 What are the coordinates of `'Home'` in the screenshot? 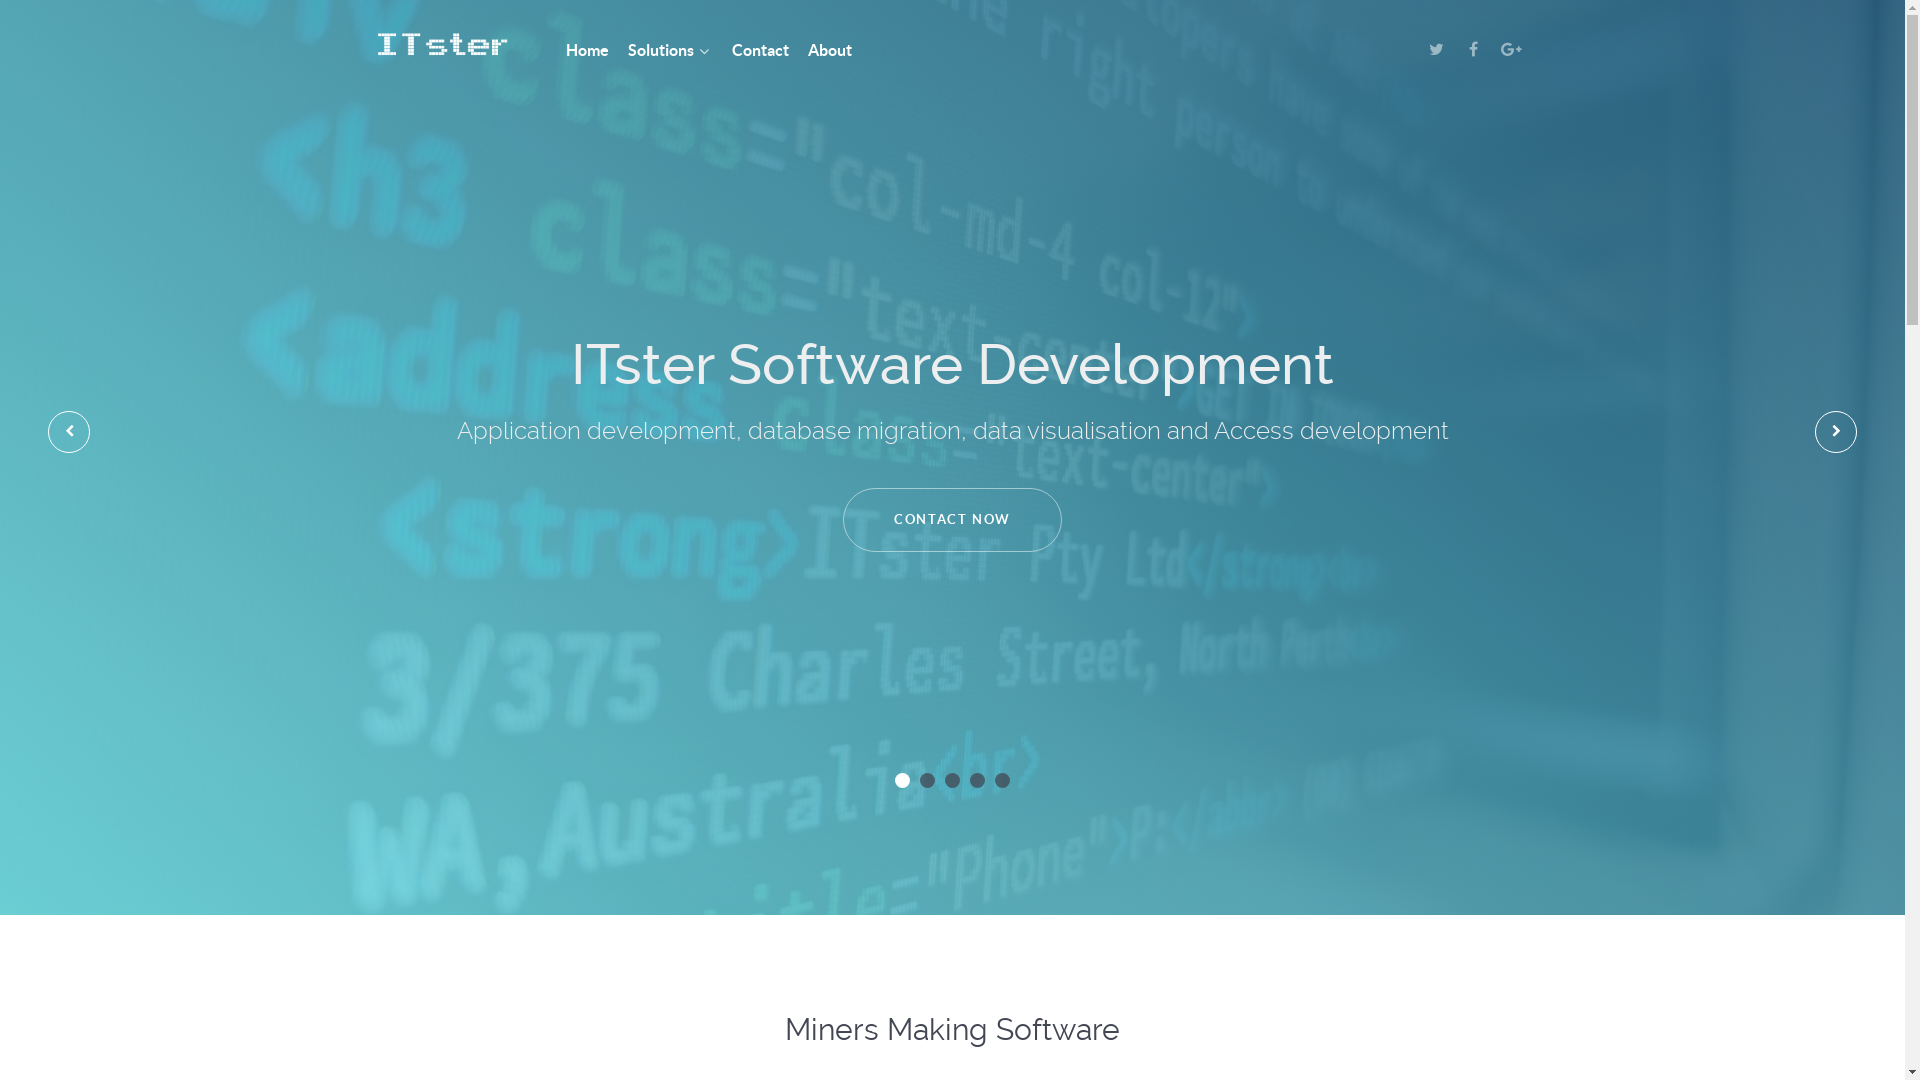 It's located at (586, 50).